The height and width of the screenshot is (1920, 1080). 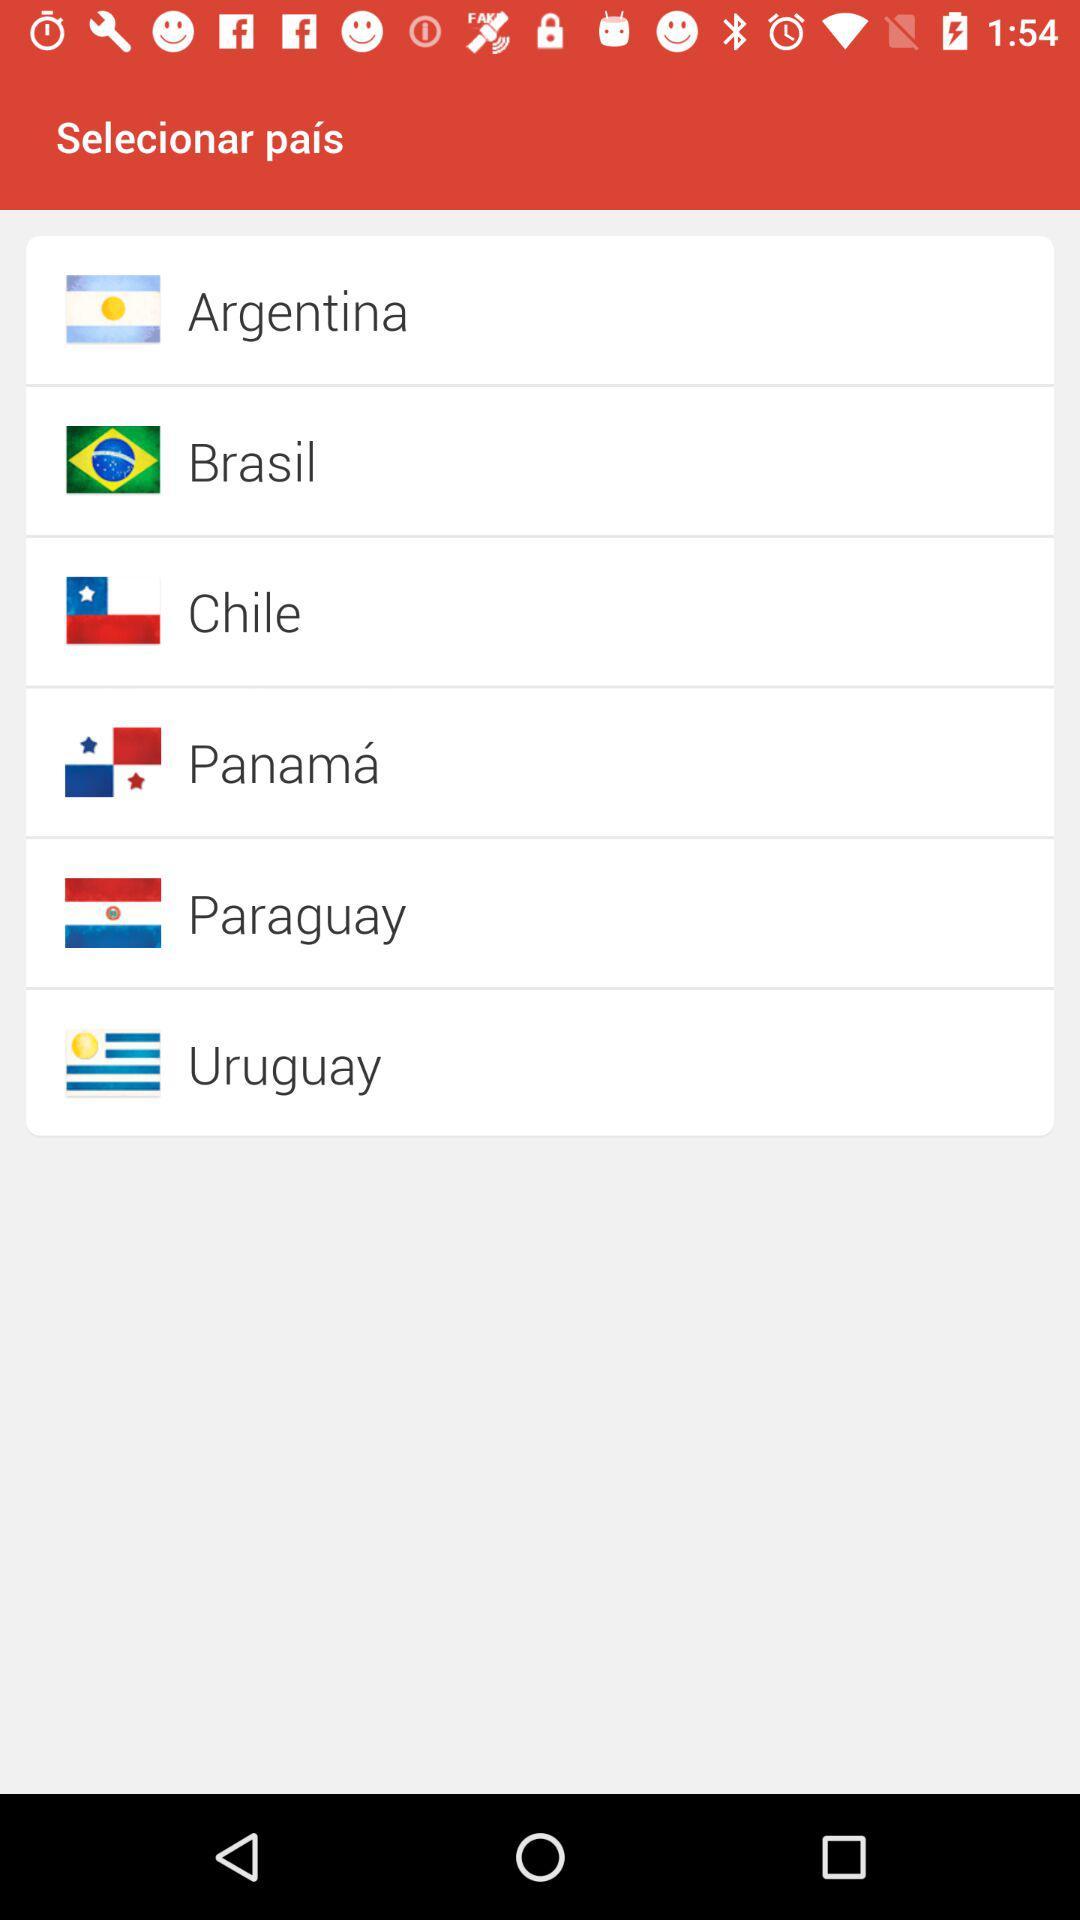 I want to click on icon above the brasil icon, so click(x=469, y=309).